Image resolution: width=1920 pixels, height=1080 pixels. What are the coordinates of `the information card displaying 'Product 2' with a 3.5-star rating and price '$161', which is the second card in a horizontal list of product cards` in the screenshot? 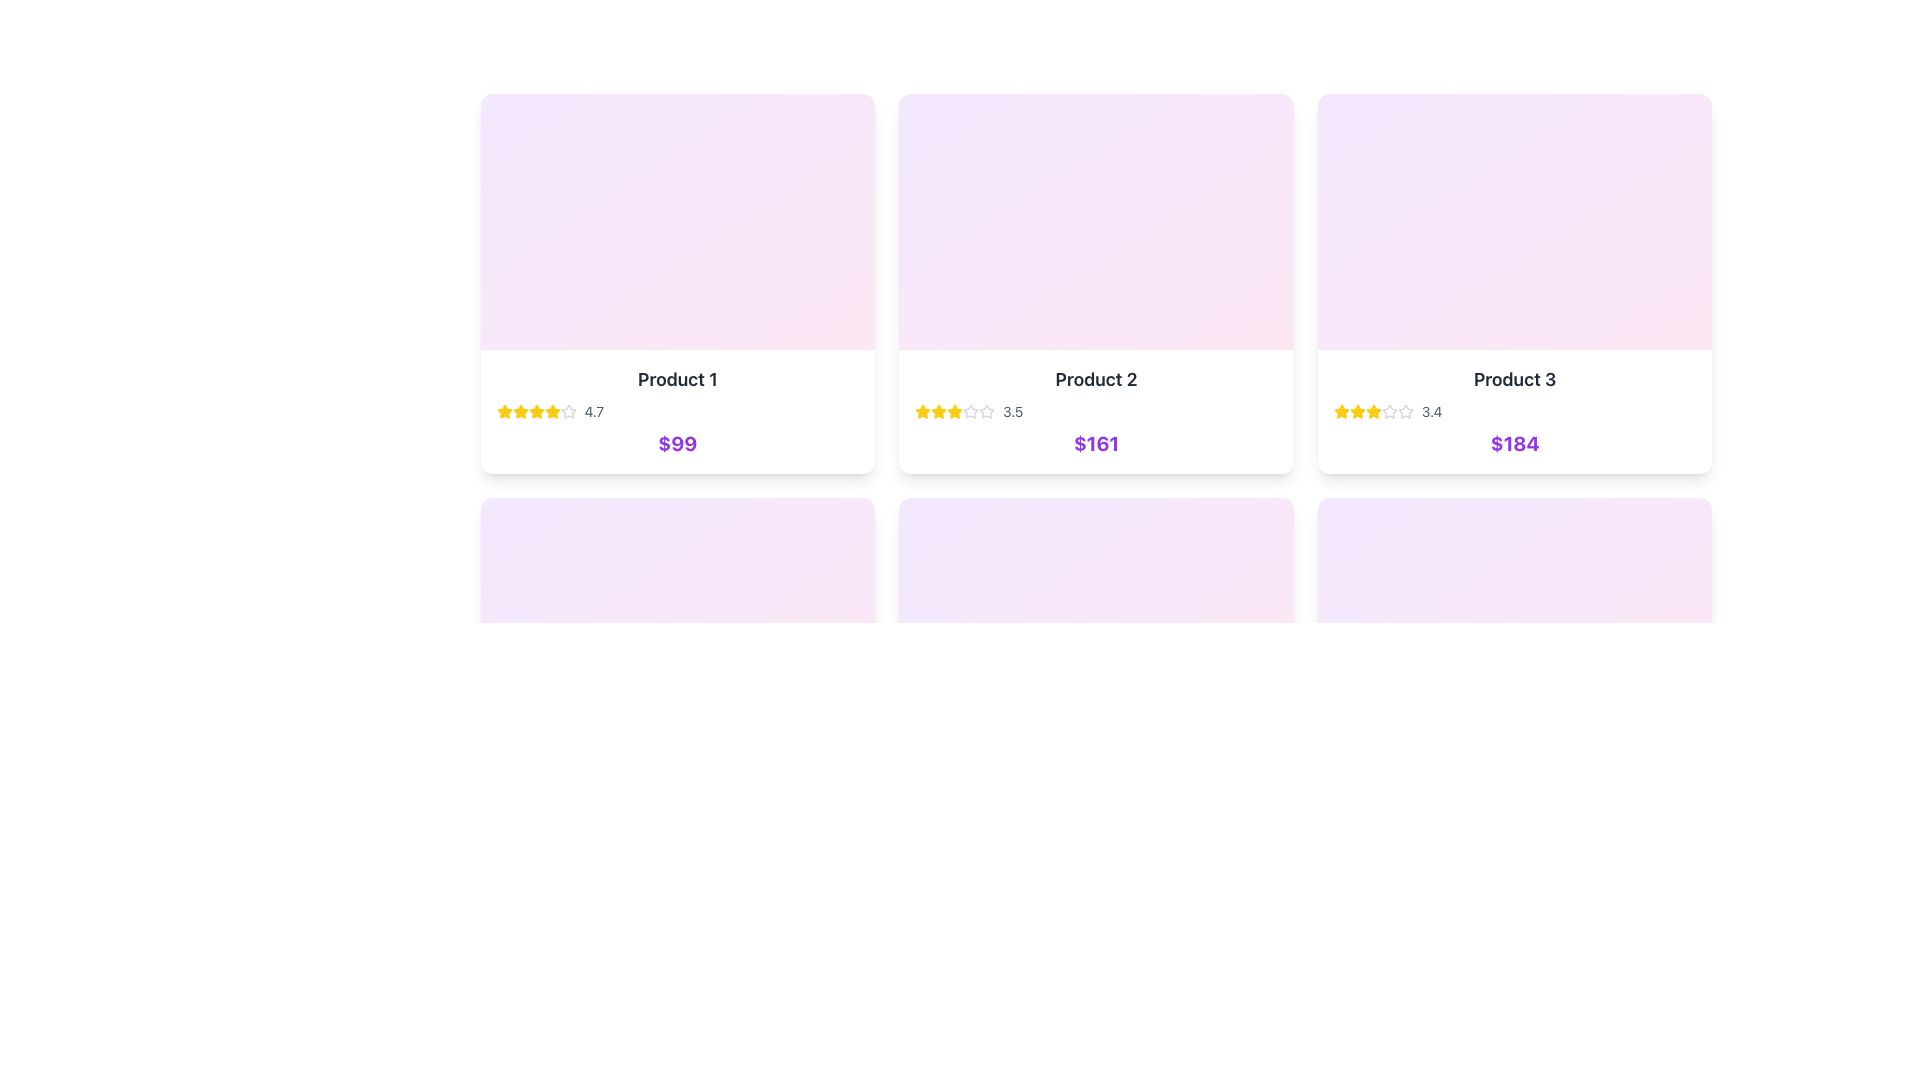 It's located at (1095, 411).